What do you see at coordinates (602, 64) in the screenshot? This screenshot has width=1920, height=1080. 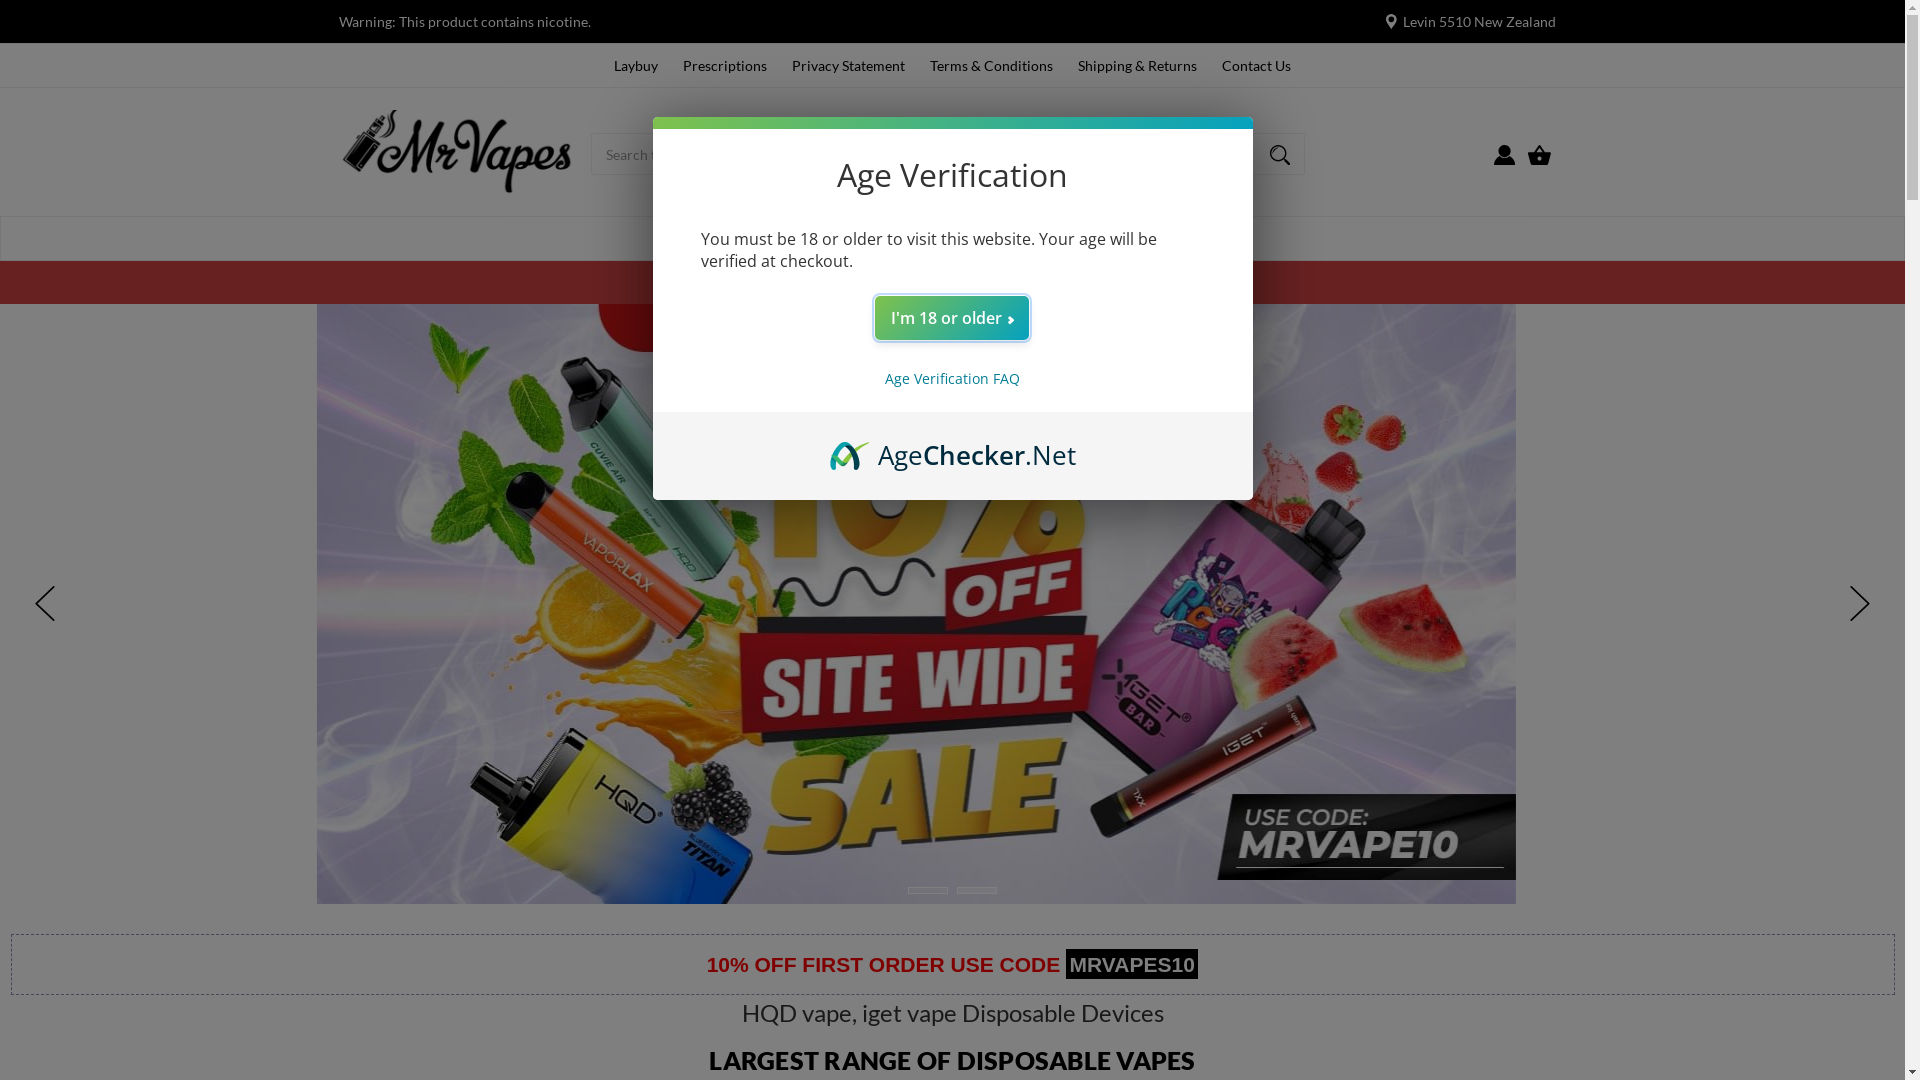 I see `'Laybuy'` at bounding box center [602, 64].